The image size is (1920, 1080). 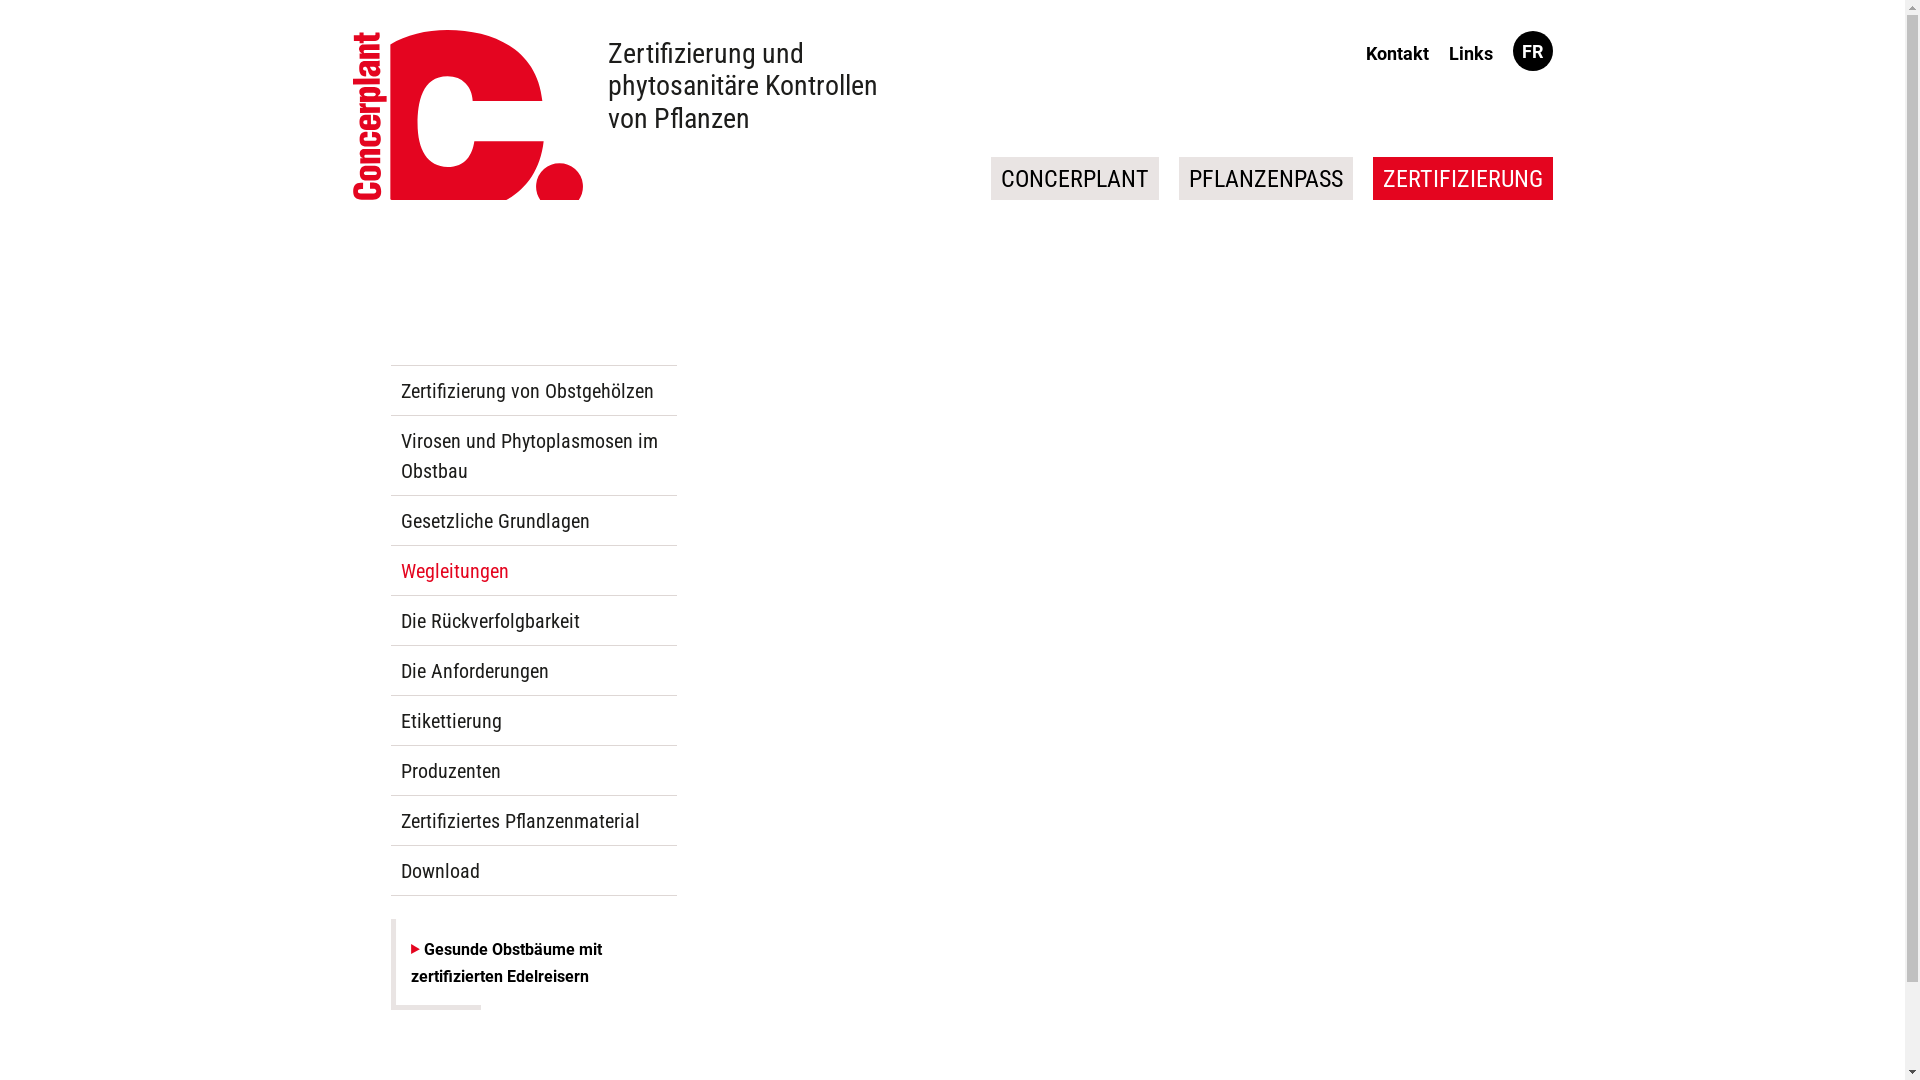 I want to click on 'Etikettierung', so click(x=532, y=721).